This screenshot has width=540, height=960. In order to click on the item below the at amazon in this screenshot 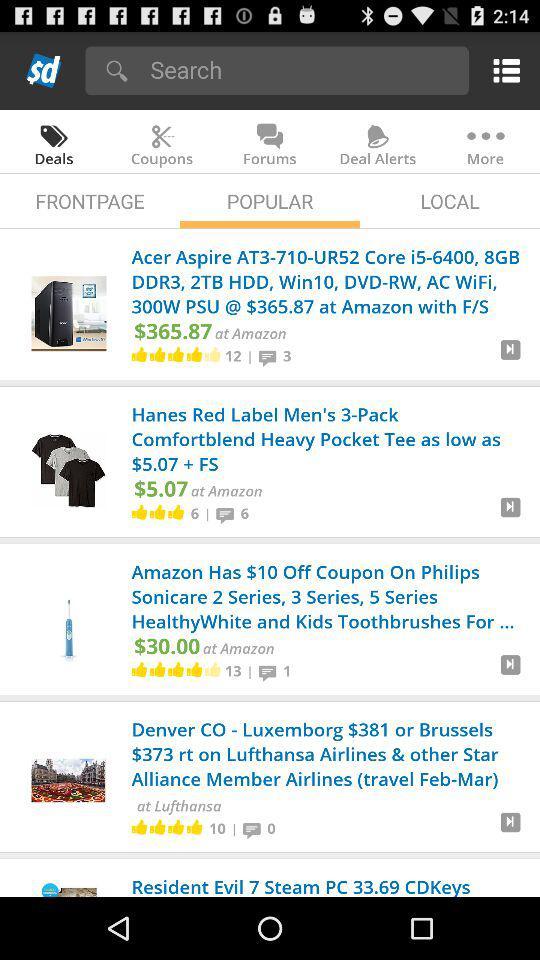, I will do `click(232, 670)`.